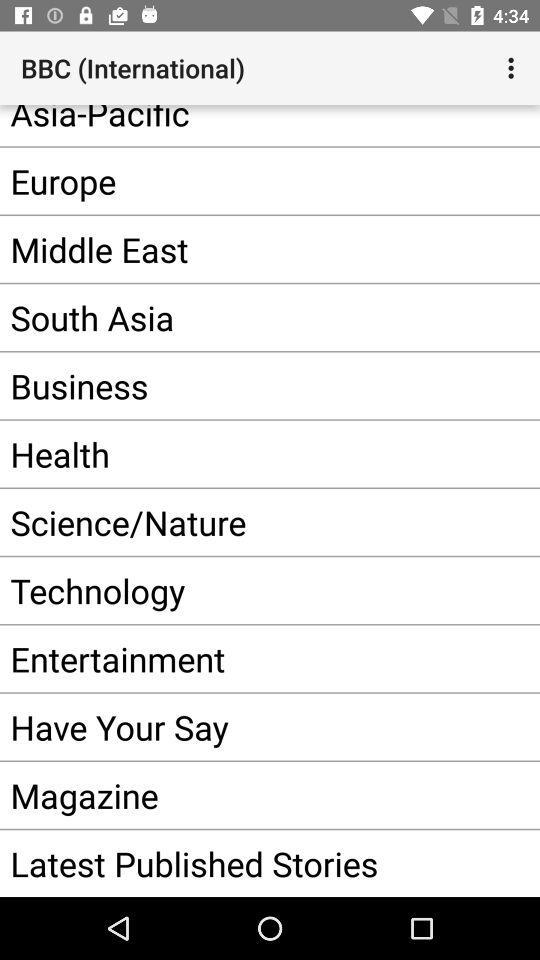 The width and height of the screenshot is (540, 960). Describe the element at coordinates (239, 124) in the screenshot. I see `app above the europe` at that location.